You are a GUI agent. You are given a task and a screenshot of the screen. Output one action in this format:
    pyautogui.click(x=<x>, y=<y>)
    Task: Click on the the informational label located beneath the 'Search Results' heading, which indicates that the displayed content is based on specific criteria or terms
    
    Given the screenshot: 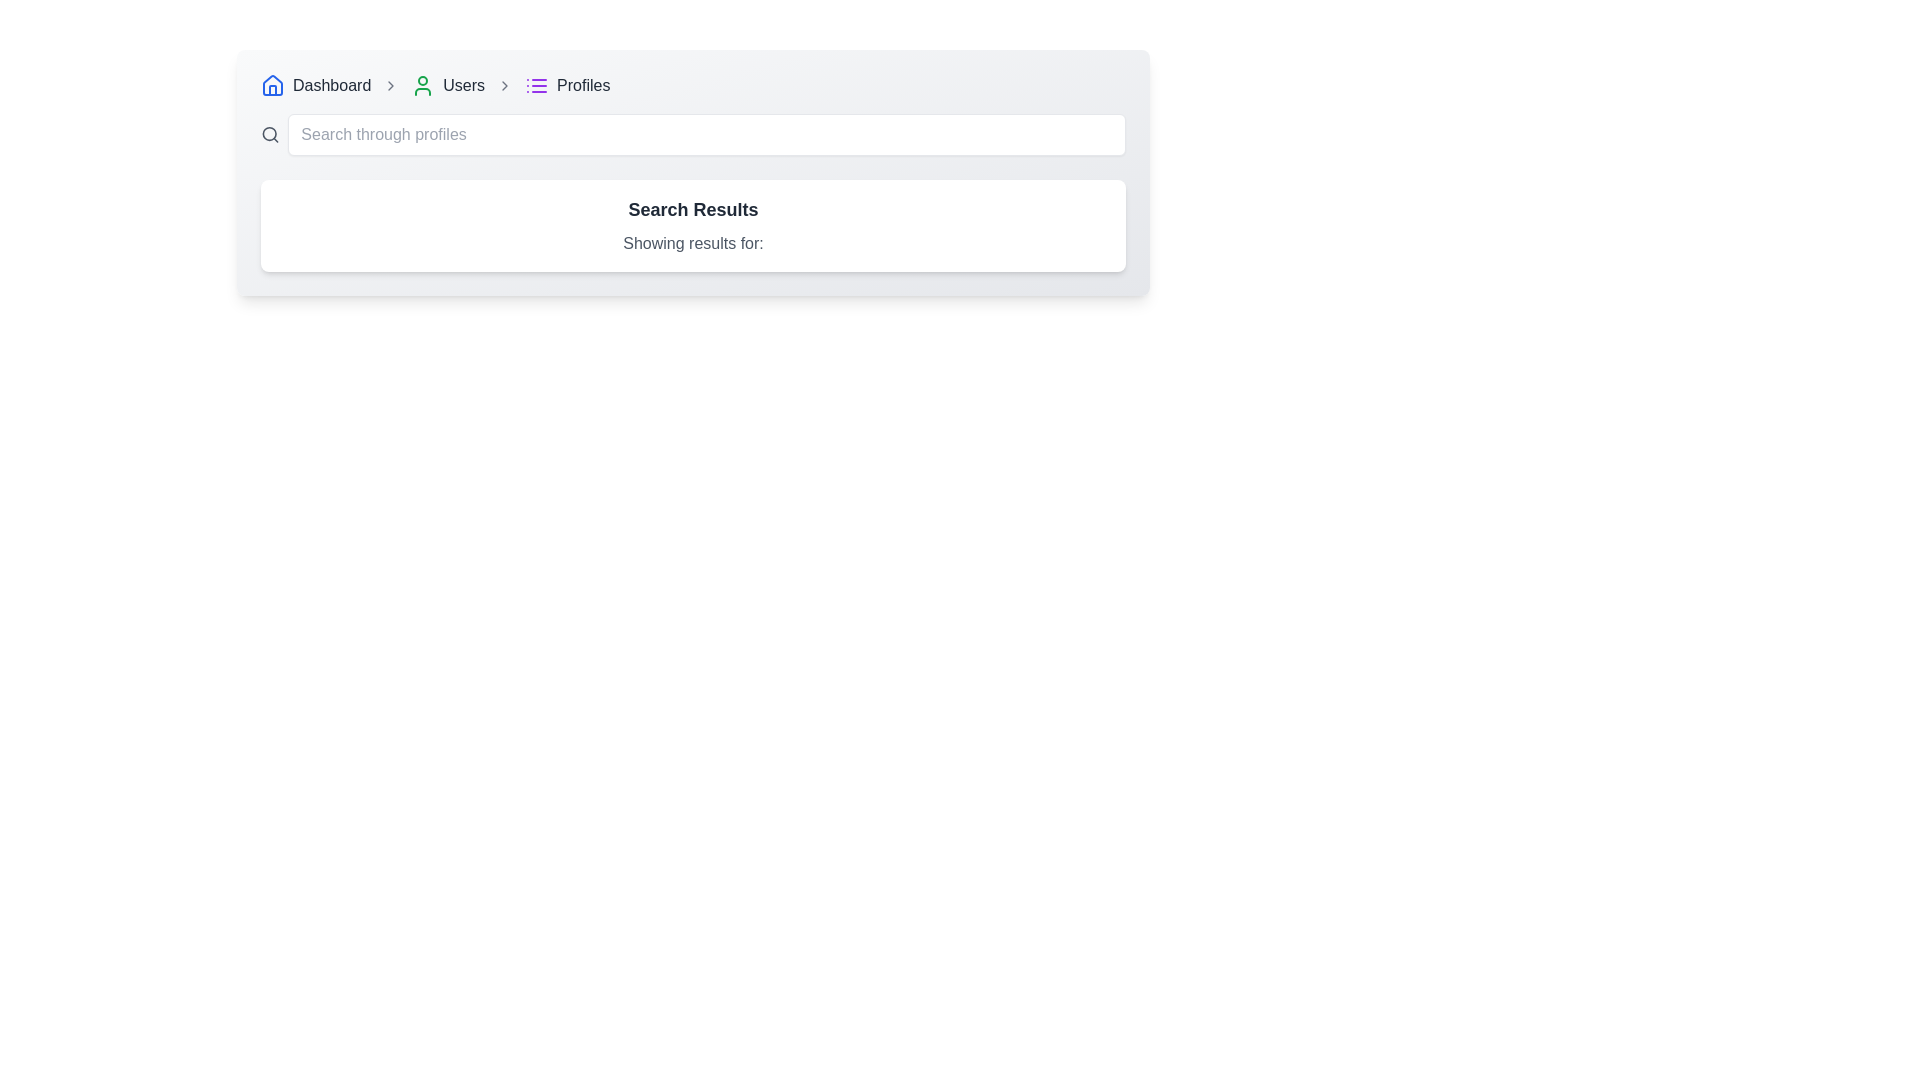 What is the action you would take?
    pyautogui.click(x=693, y=242)
    